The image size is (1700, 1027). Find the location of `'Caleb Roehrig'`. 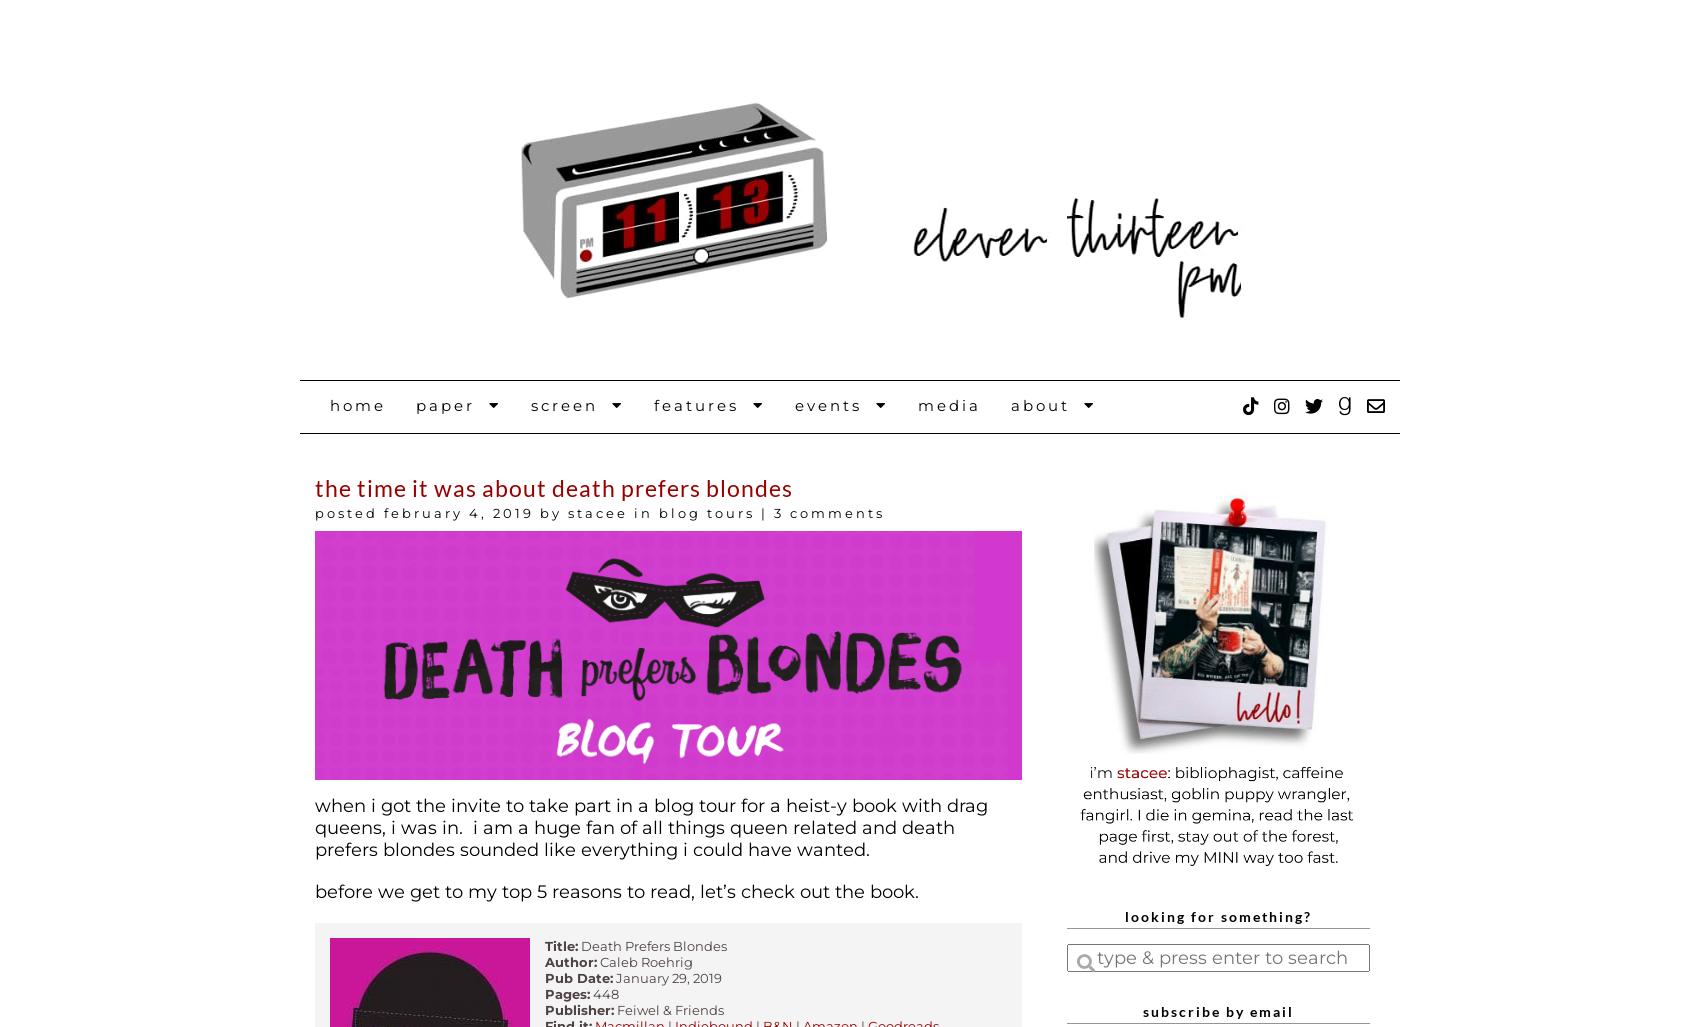

'Caleb Roehrig' is located at coordinates (596, 960).